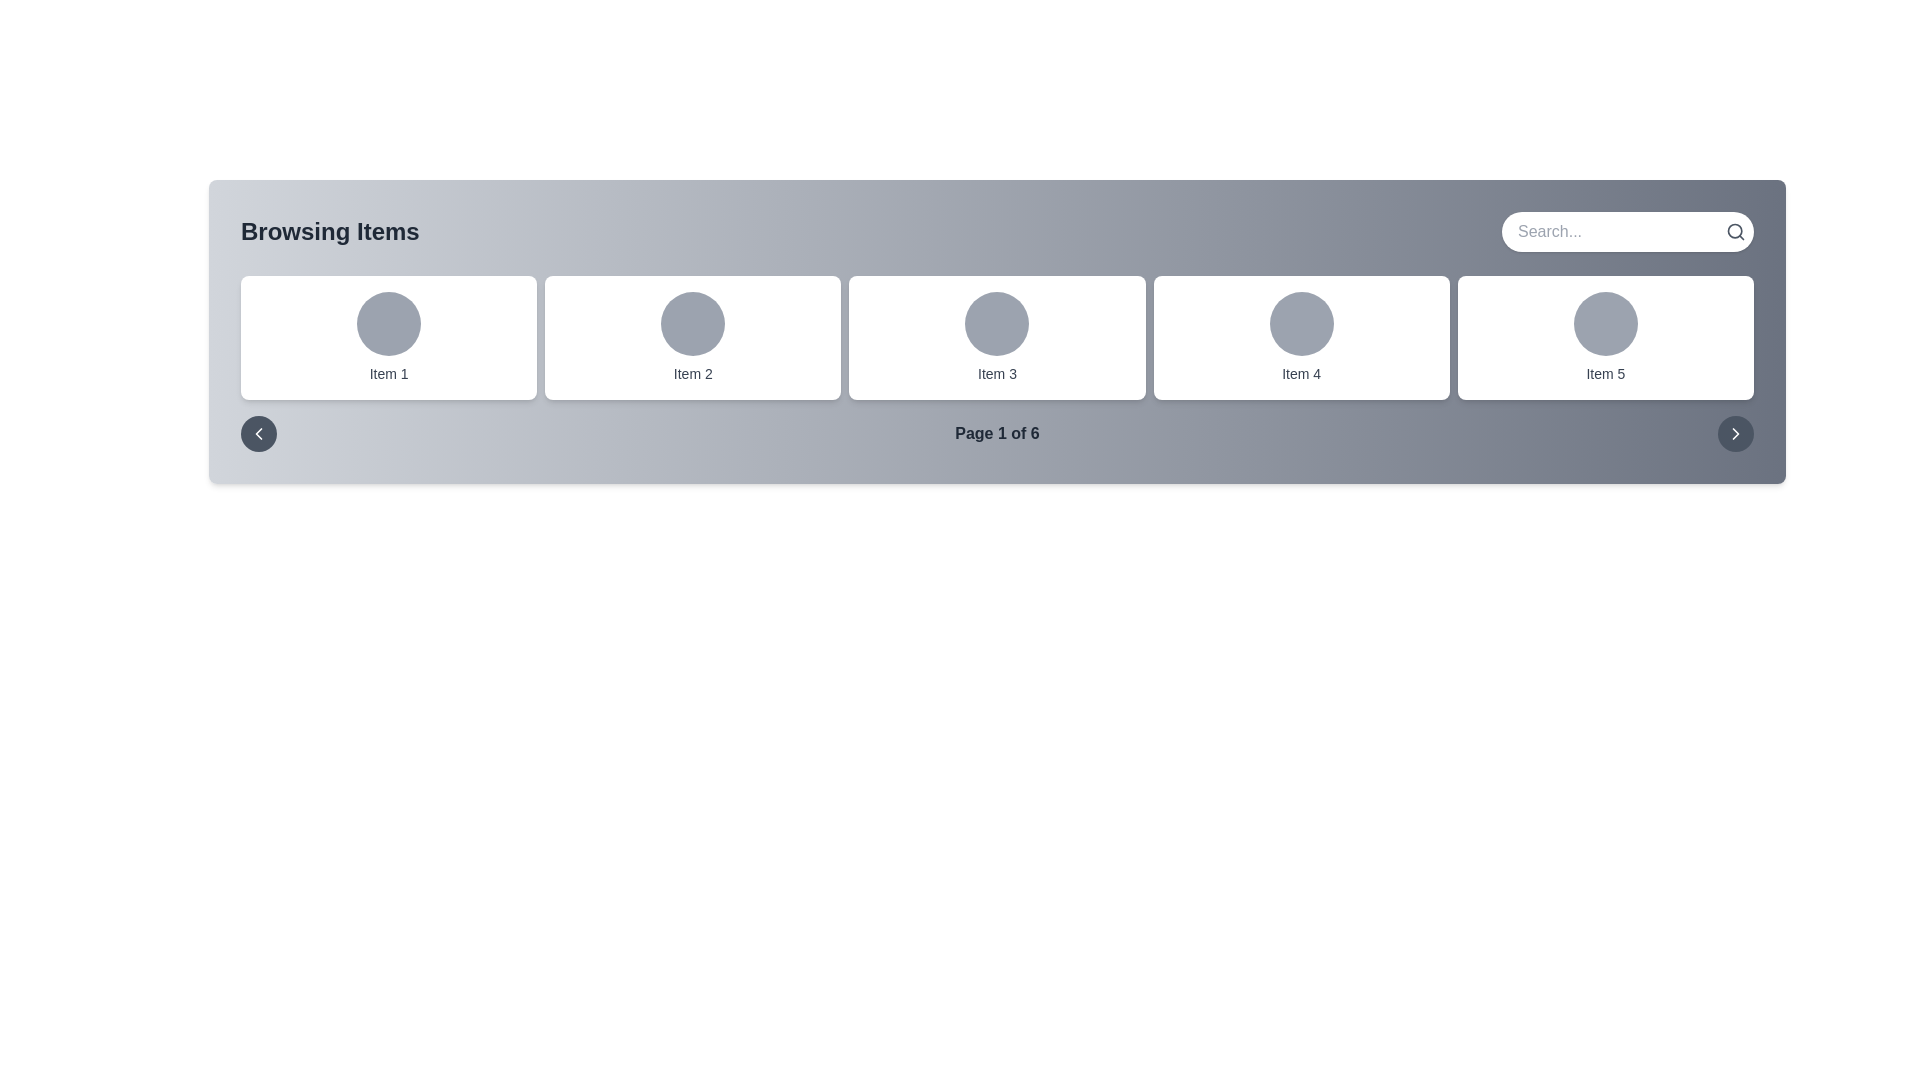 The width and height of the screenshot is (1920, 1080). Describe the element at coordinates (258, 433) in the screenshot. I see `the circular navigation icon located on the far left of the toolbar` at that location.